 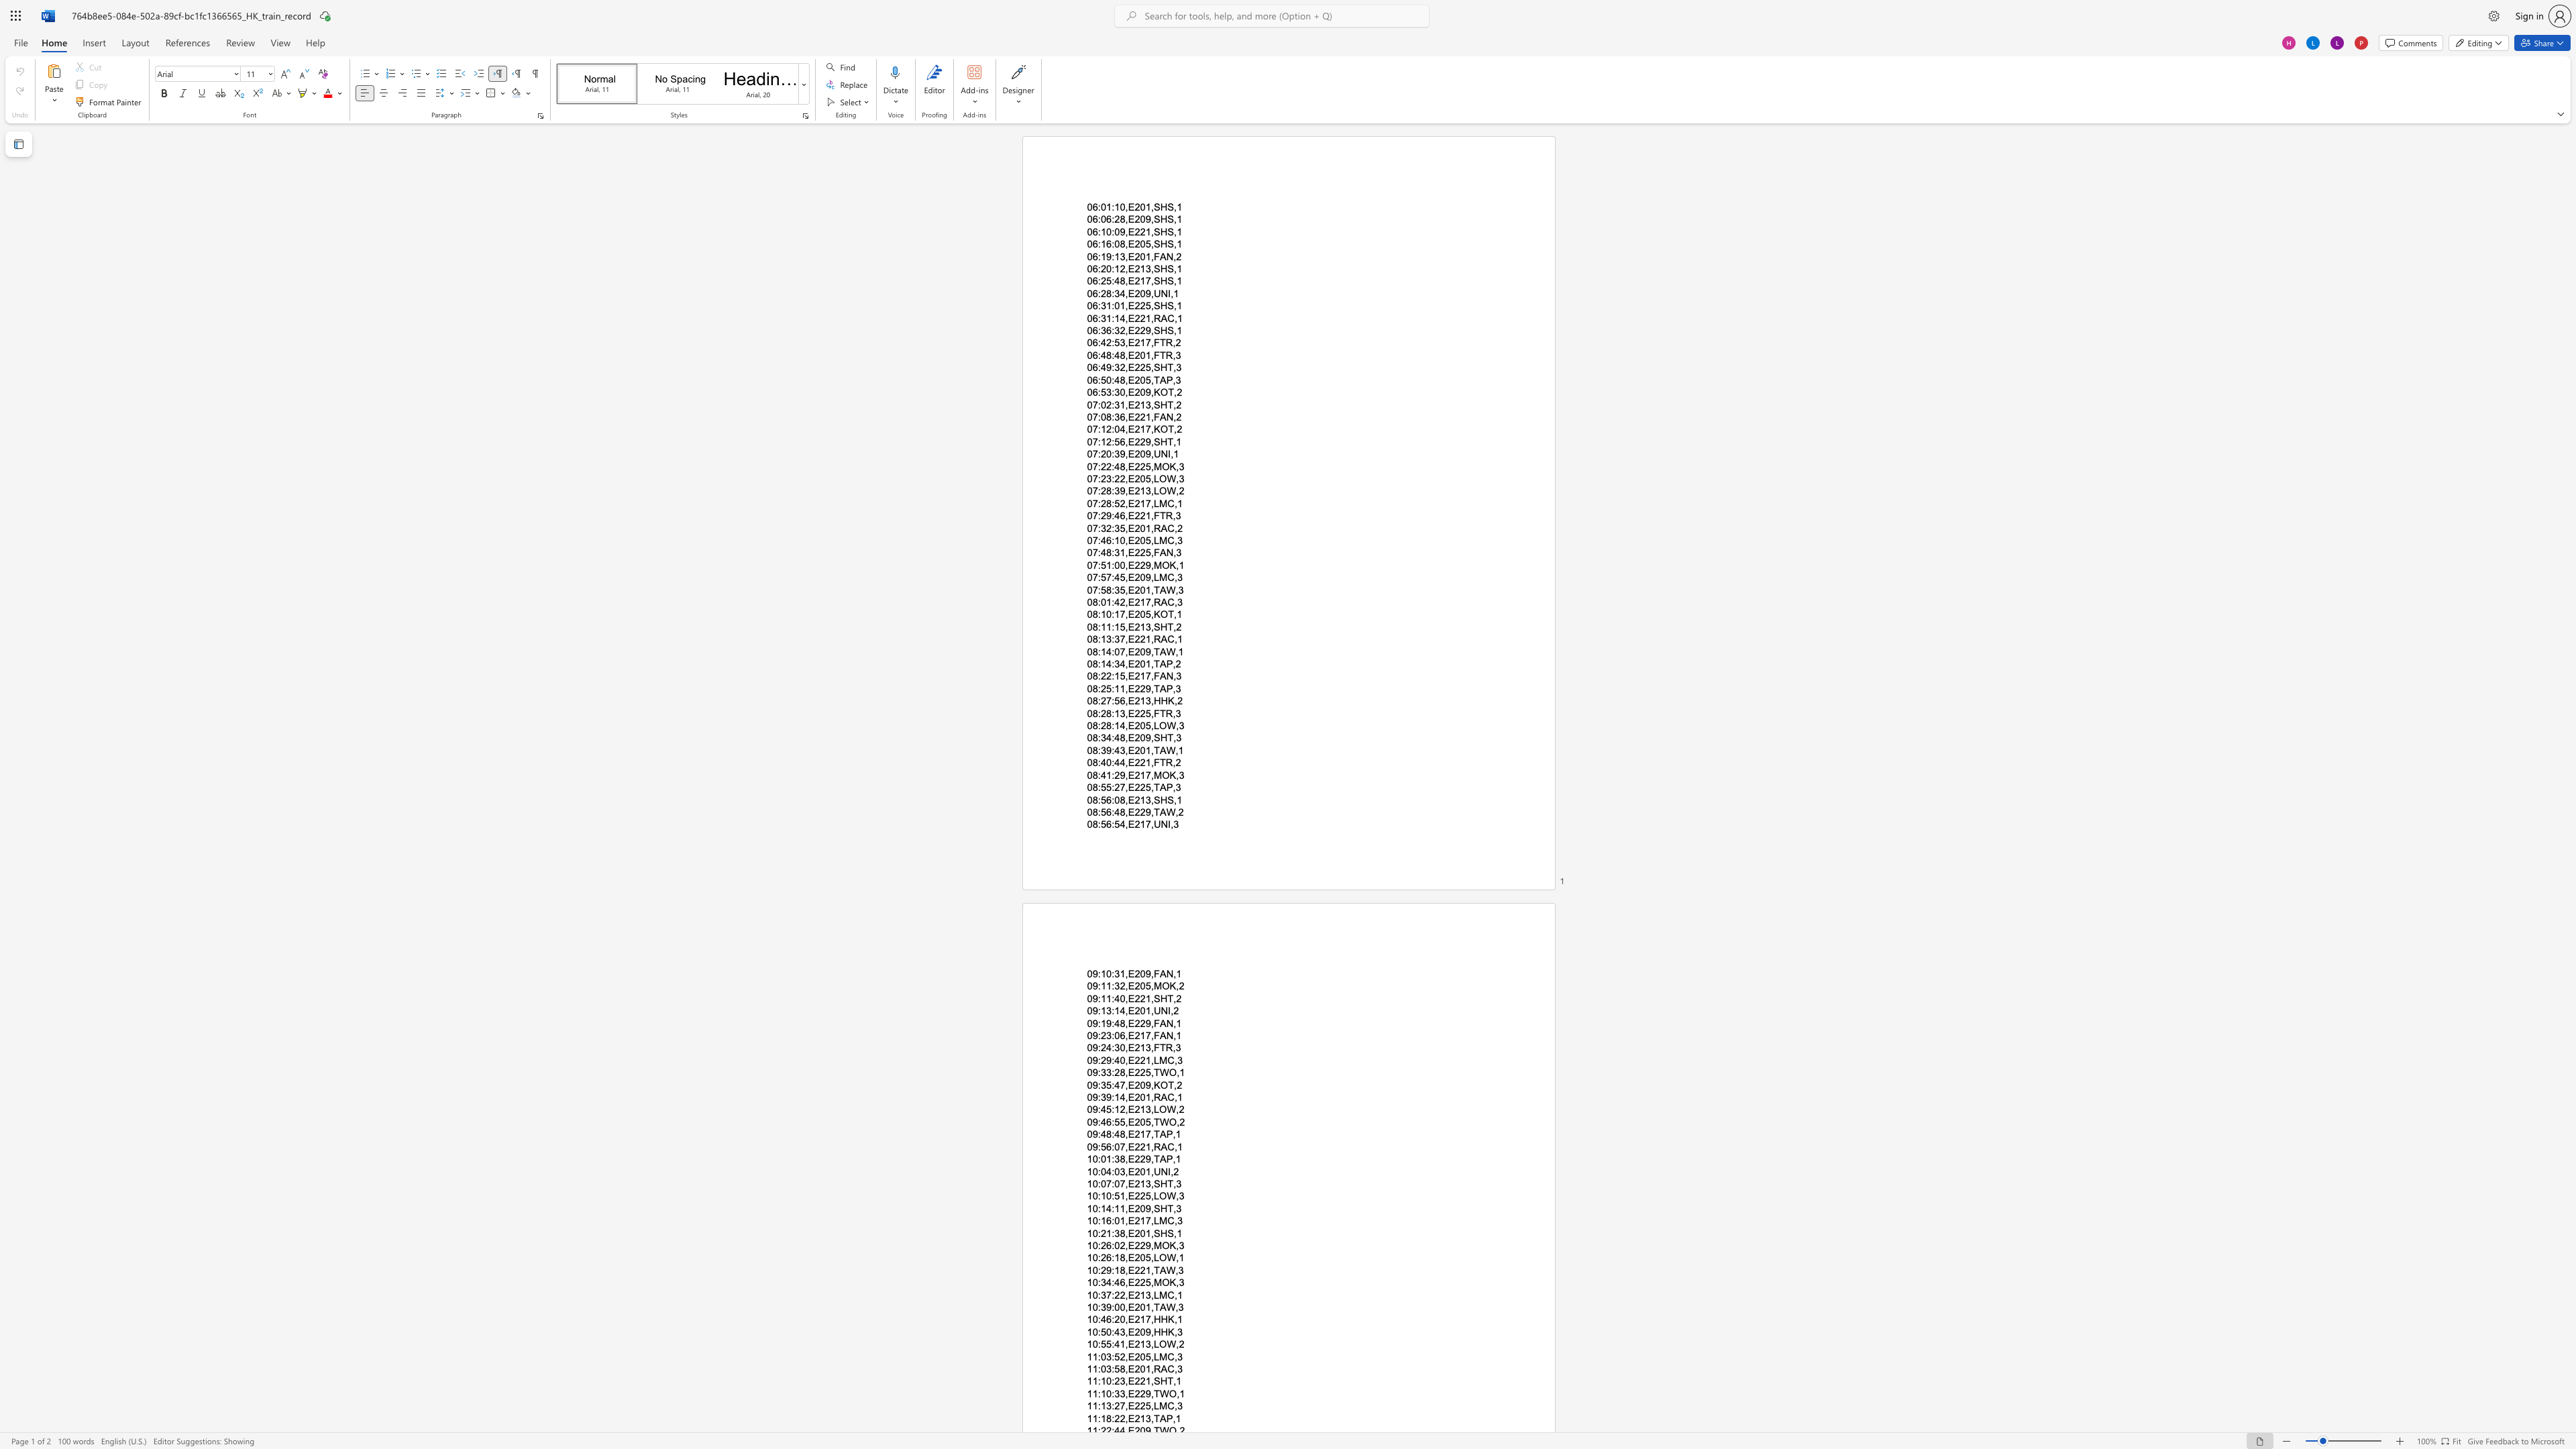 I want to click on the subset text "E2" within the text "07:02:31,E213,SHT,2", so click(x=1127, y=405).